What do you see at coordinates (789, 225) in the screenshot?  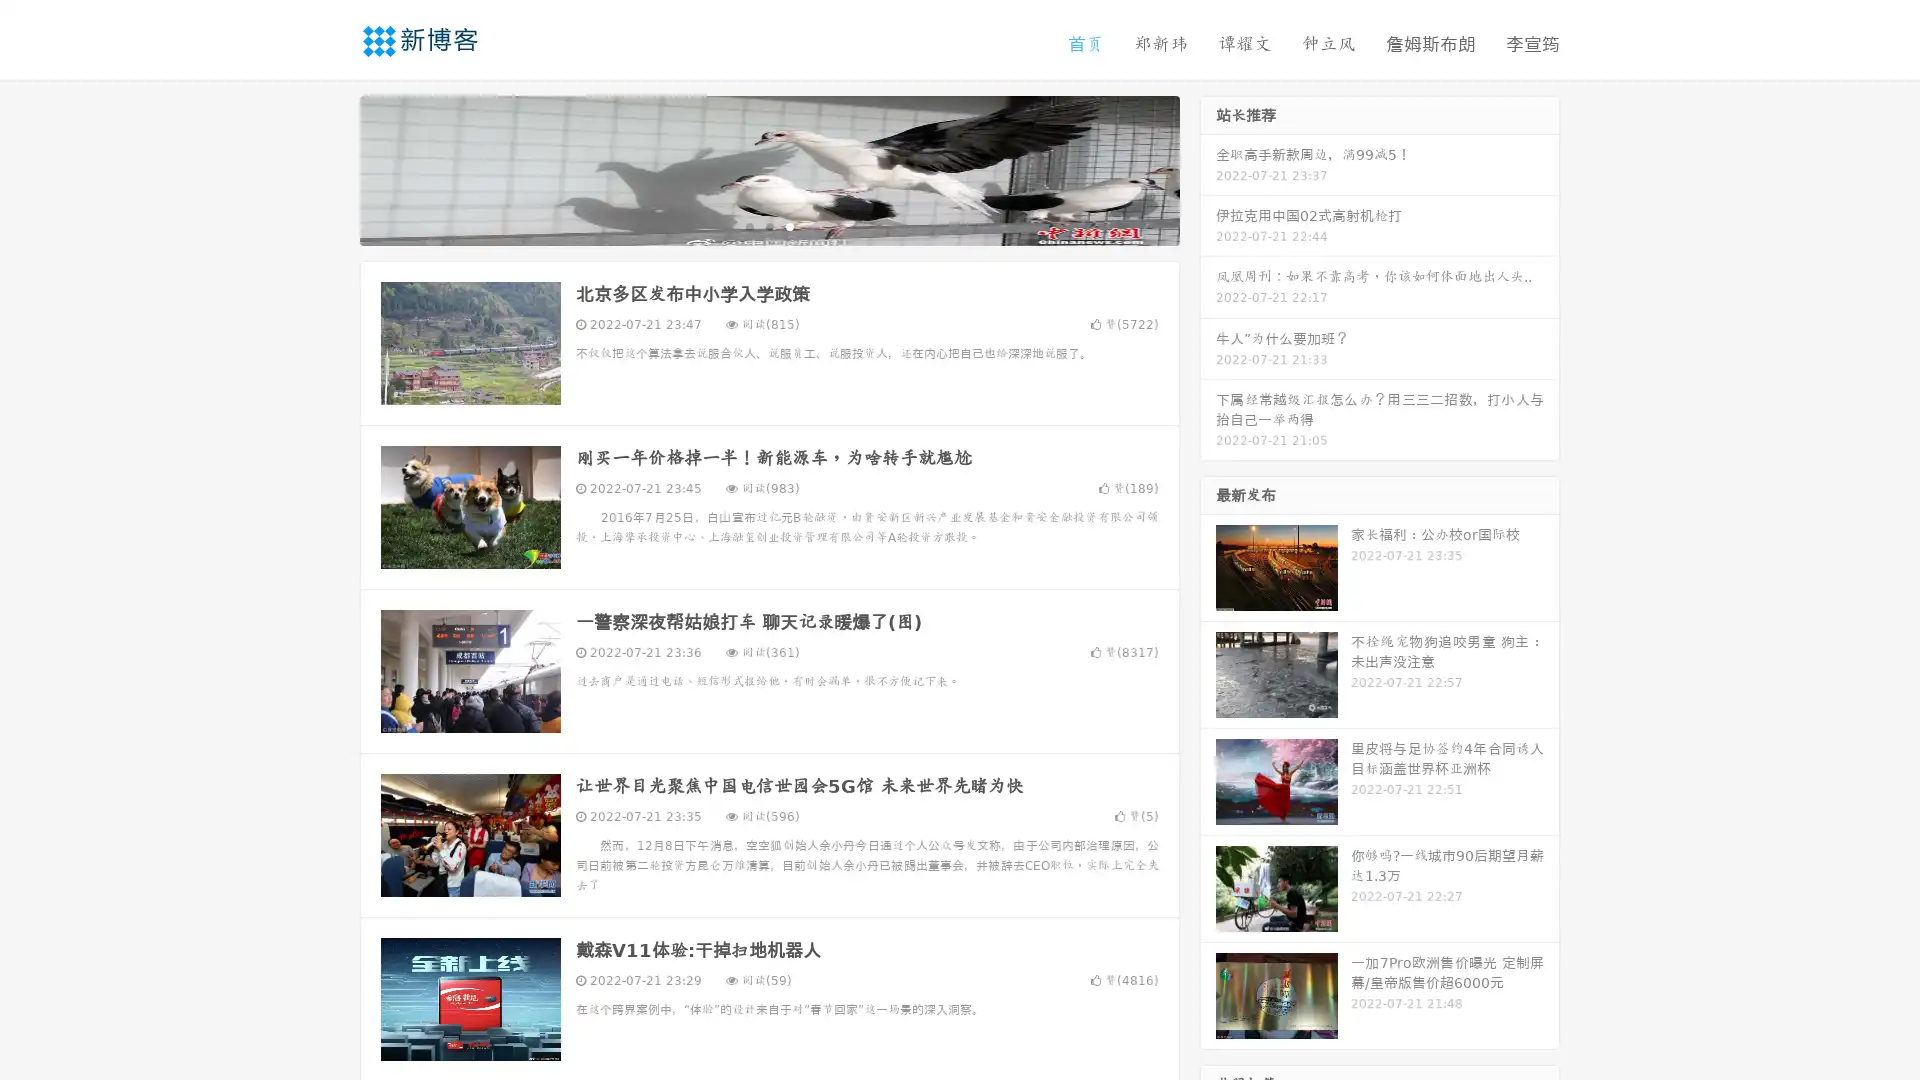 I see `Go to slide 3` at bounding box center [789, 225].